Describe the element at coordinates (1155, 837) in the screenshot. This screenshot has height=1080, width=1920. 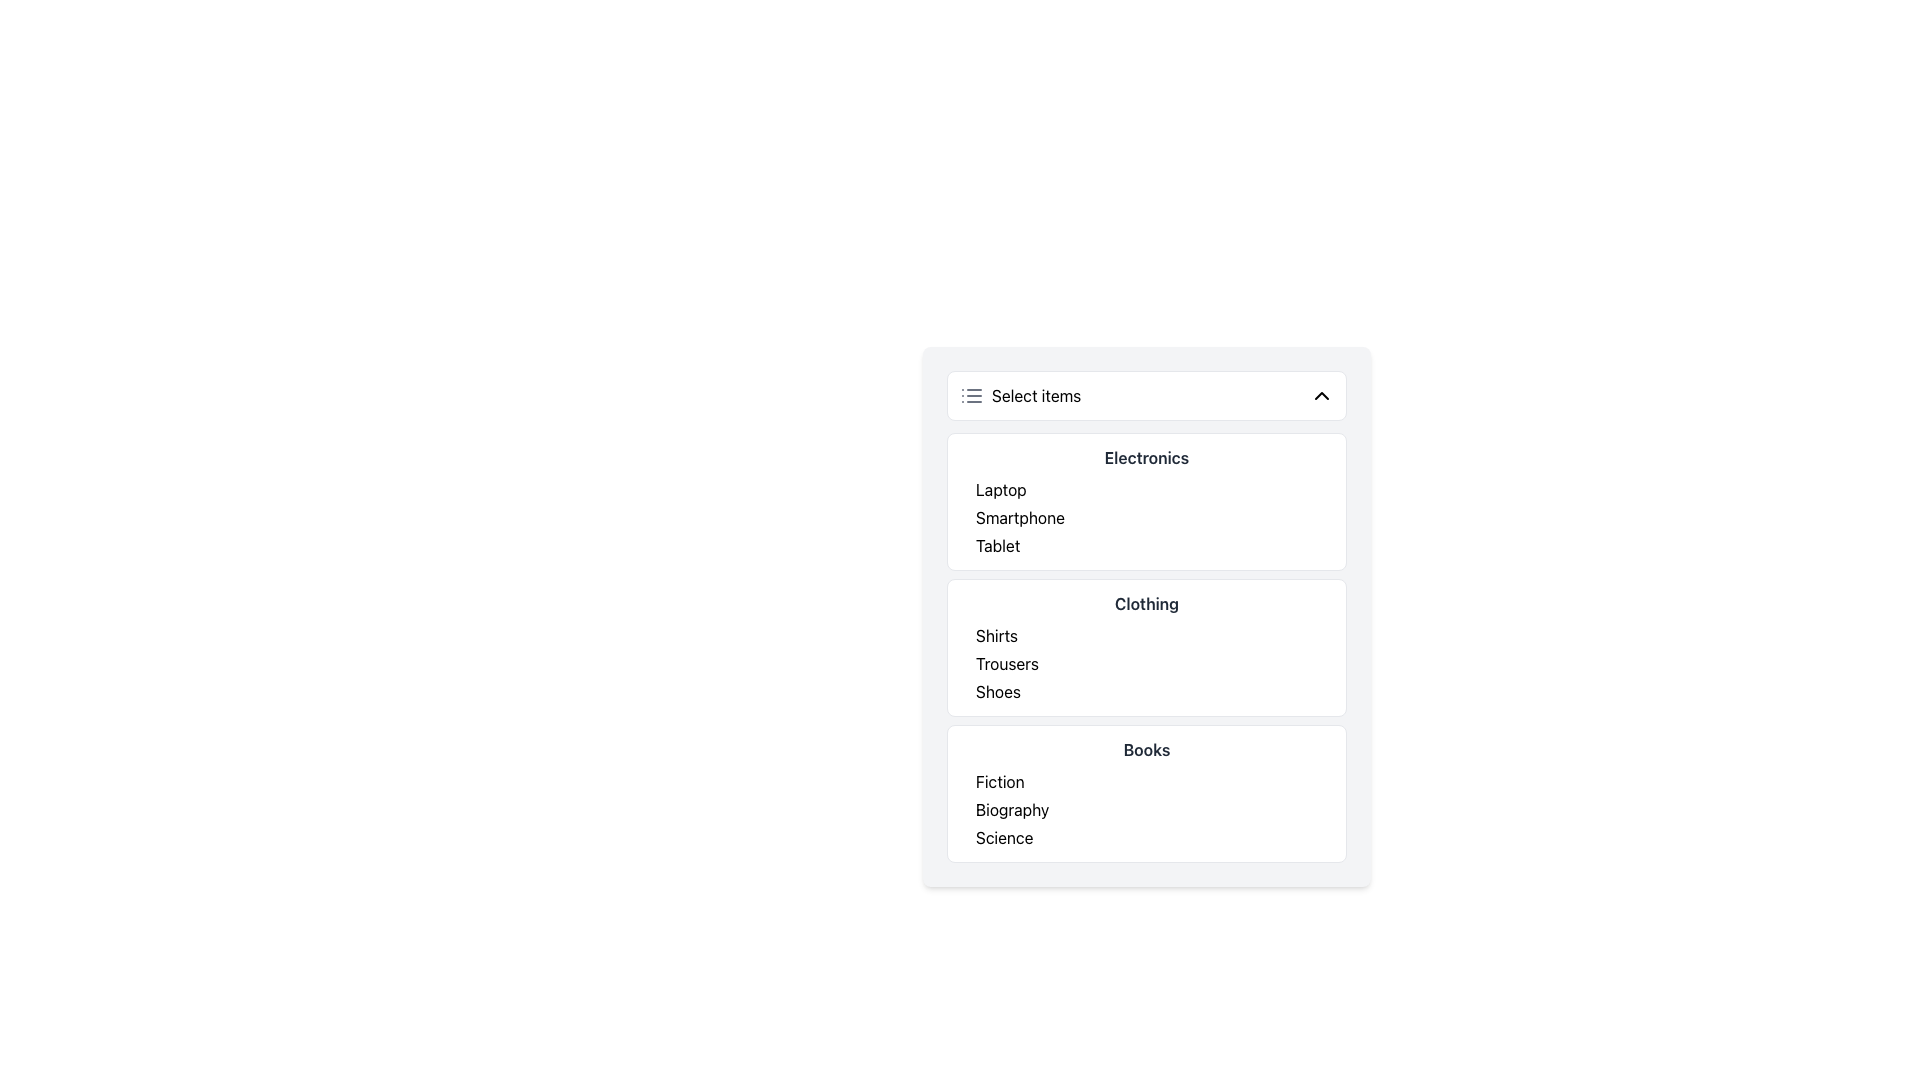
I see `the third item in the 'Books' category, which allows users to filter or view content related to 'Science'` at that location.